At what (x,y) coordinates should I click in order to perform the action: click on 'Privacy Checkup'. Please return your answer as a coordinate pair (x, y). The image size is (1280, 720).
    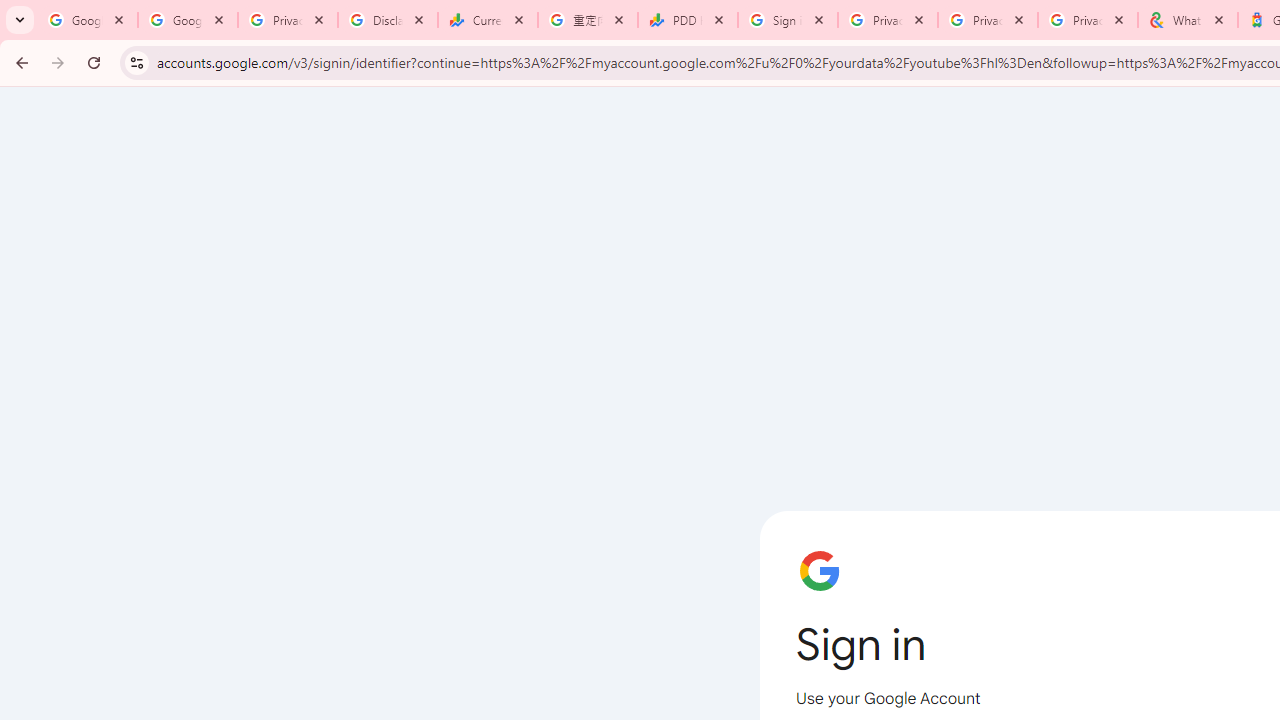
    Looking at the image, I should click on (1087, 20).